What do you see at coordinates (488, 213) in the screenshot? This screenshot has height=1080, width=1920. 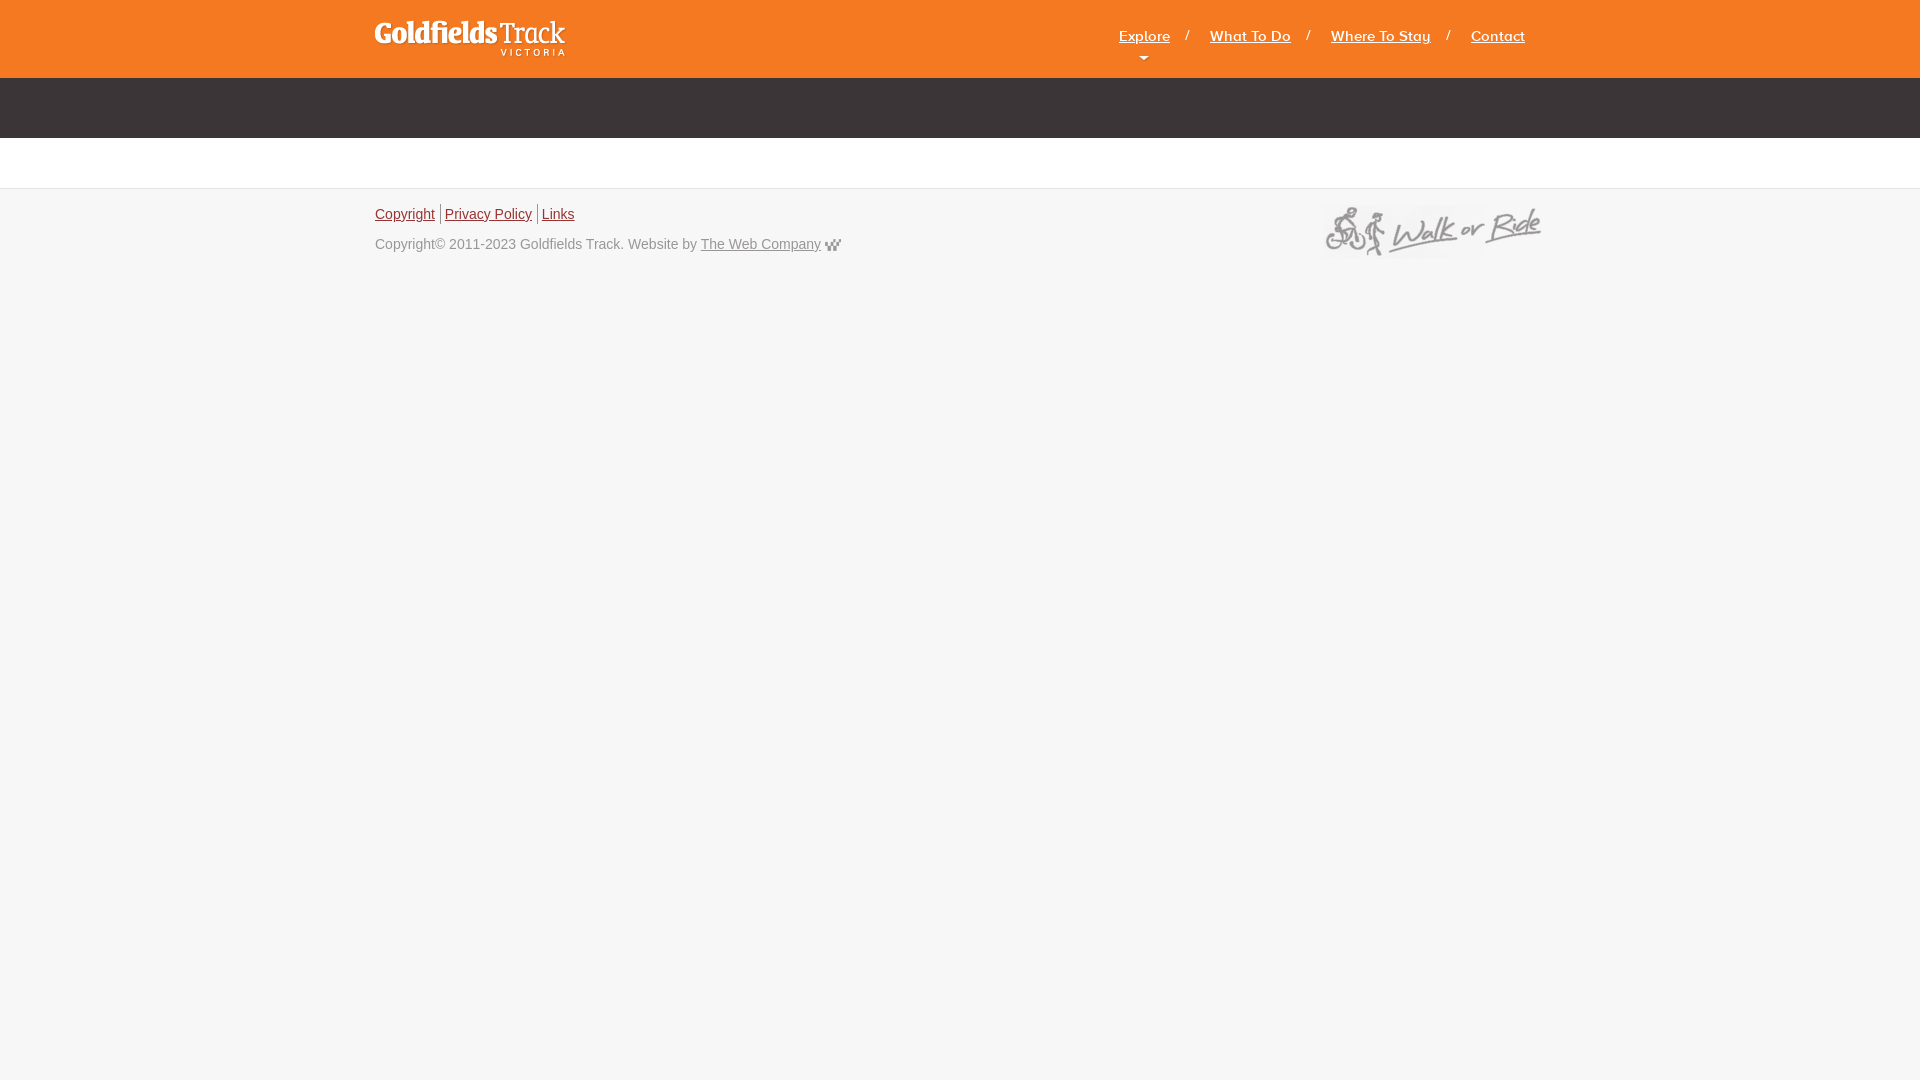 I see `'Privacy Policy'` at bounding box center [488, 213].